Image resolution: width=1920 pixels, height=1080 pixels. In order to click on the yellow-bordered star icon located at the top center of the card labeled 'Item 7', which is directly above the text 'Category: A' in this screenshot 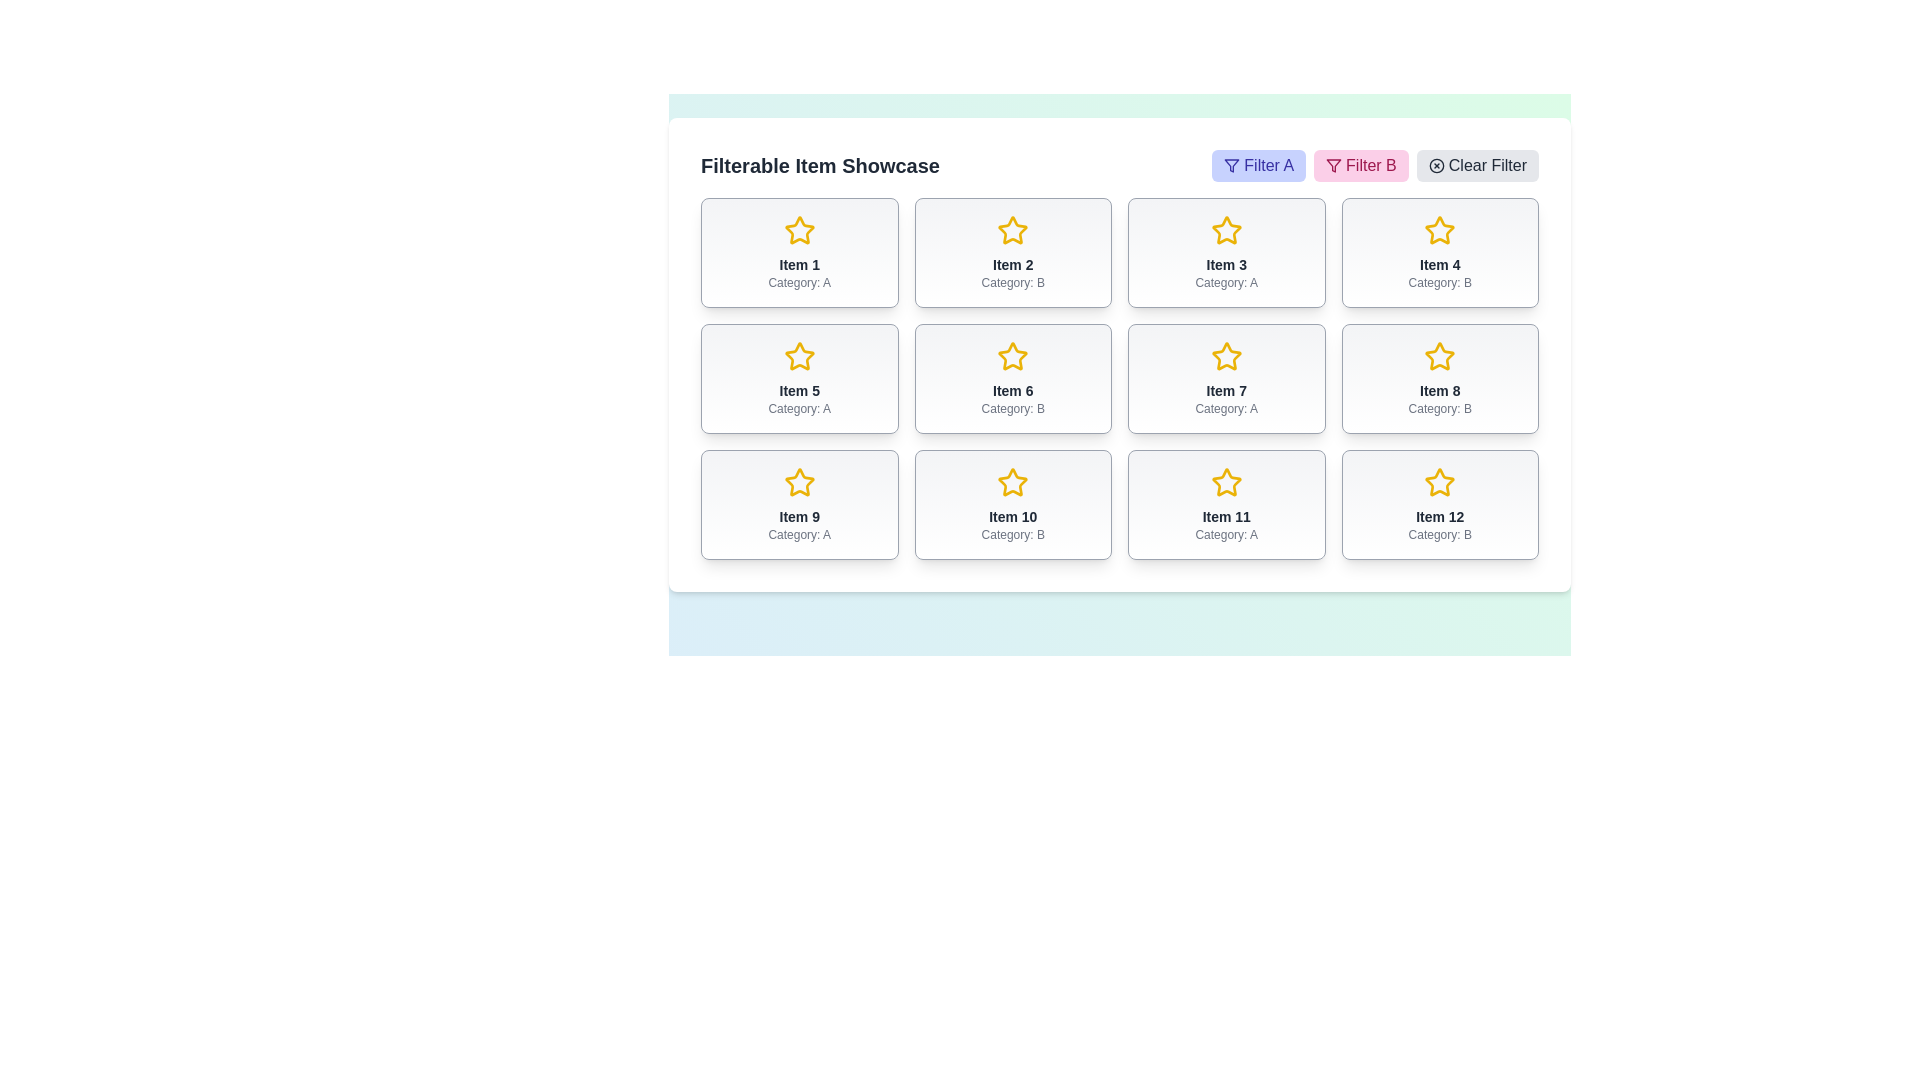, I will do `click(1225, 356)`.